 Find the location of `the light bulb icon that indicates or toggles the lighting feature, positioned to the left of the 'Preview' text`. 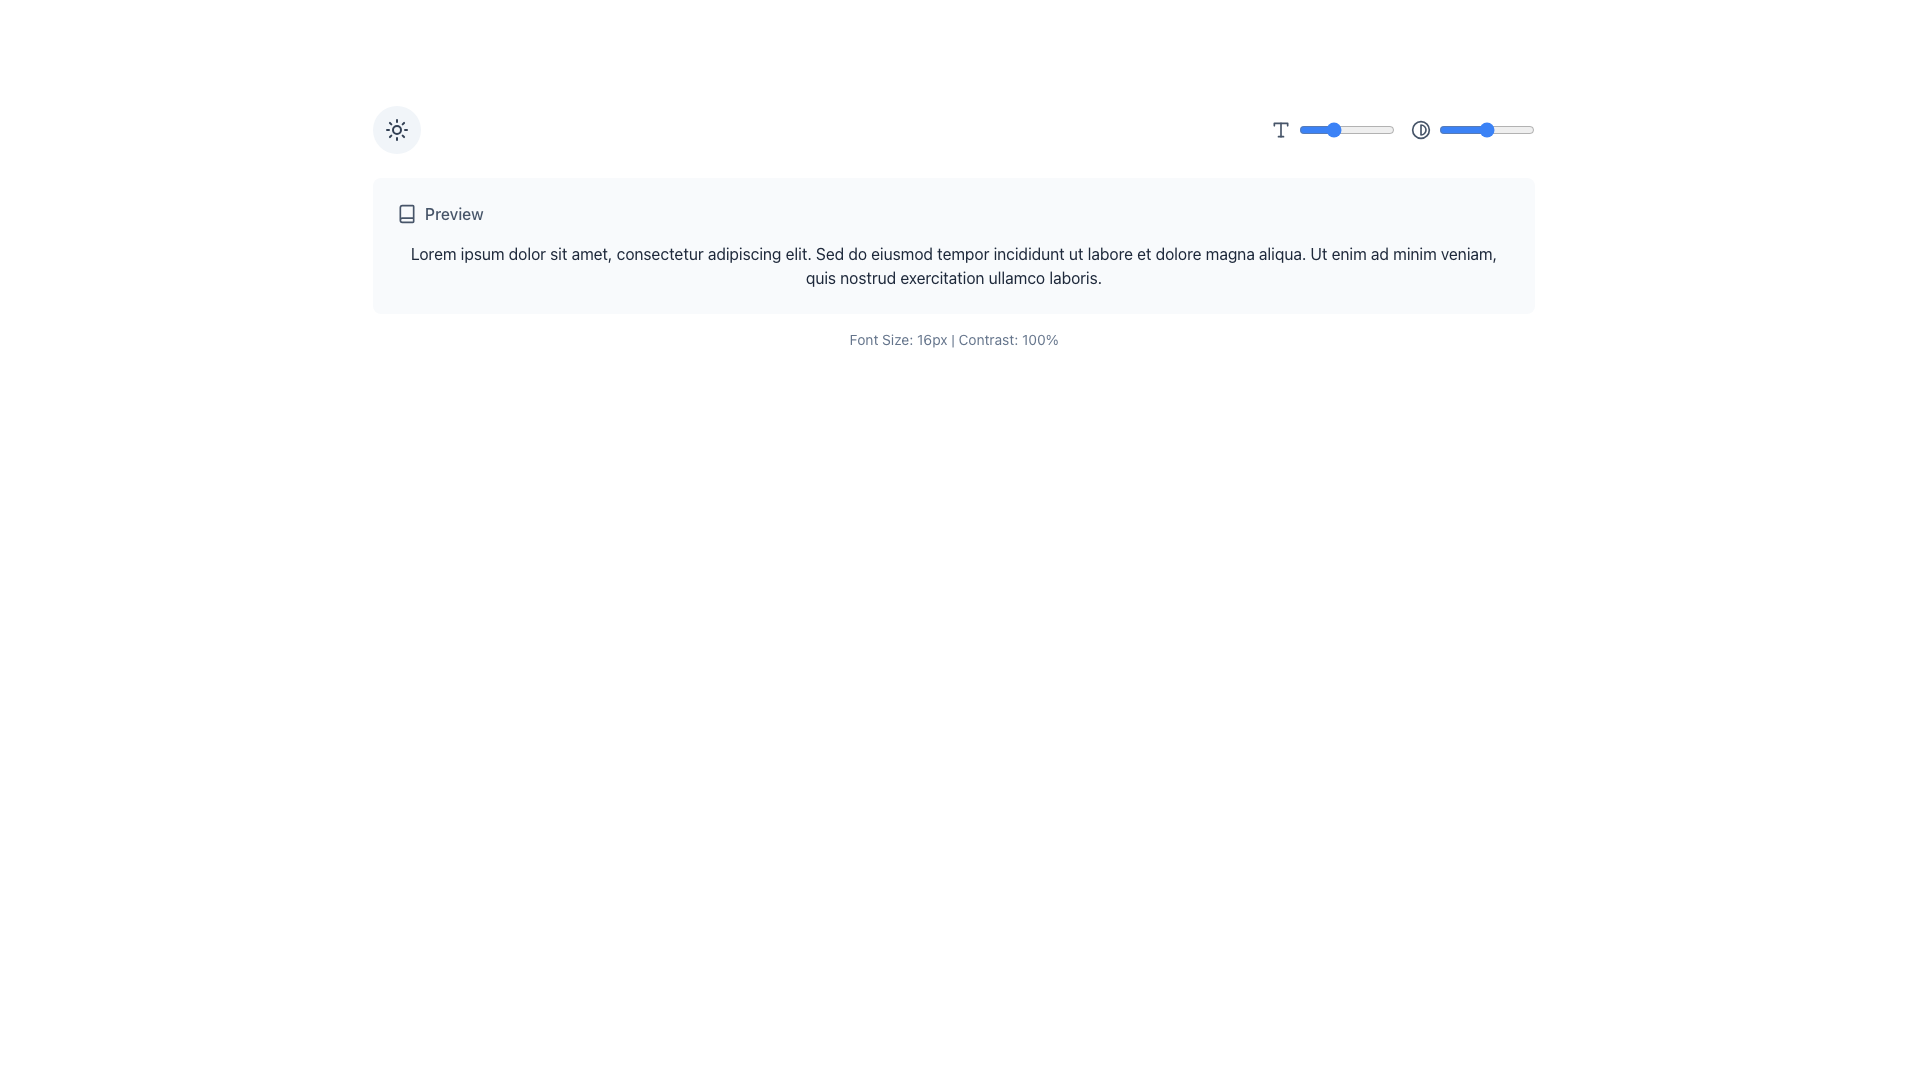

the light bulb icon that indicates or toggles the lighting feature, positioned to the left of the 'Preview' text is located at coordinates (397, 134).